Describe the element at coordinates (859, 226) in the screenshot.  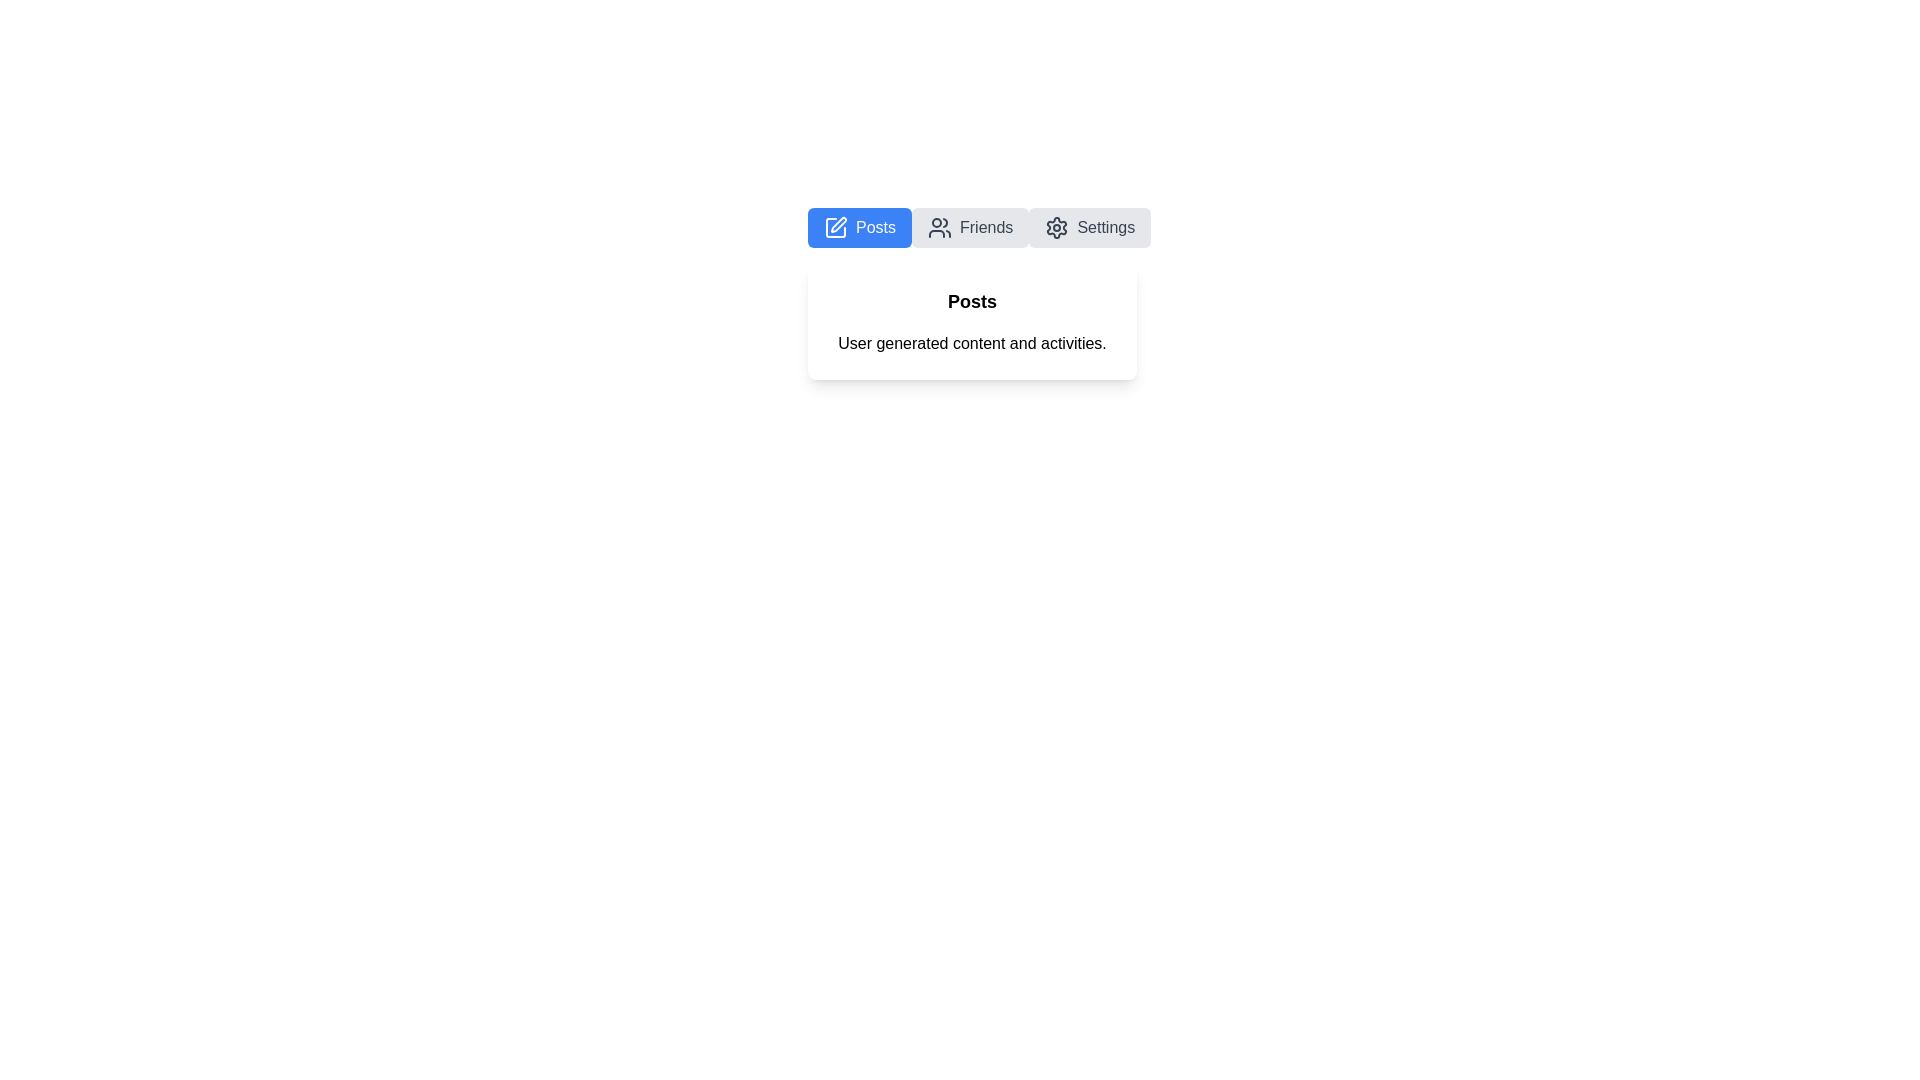
I see `the Posts tab by clicking on its button` at that location.